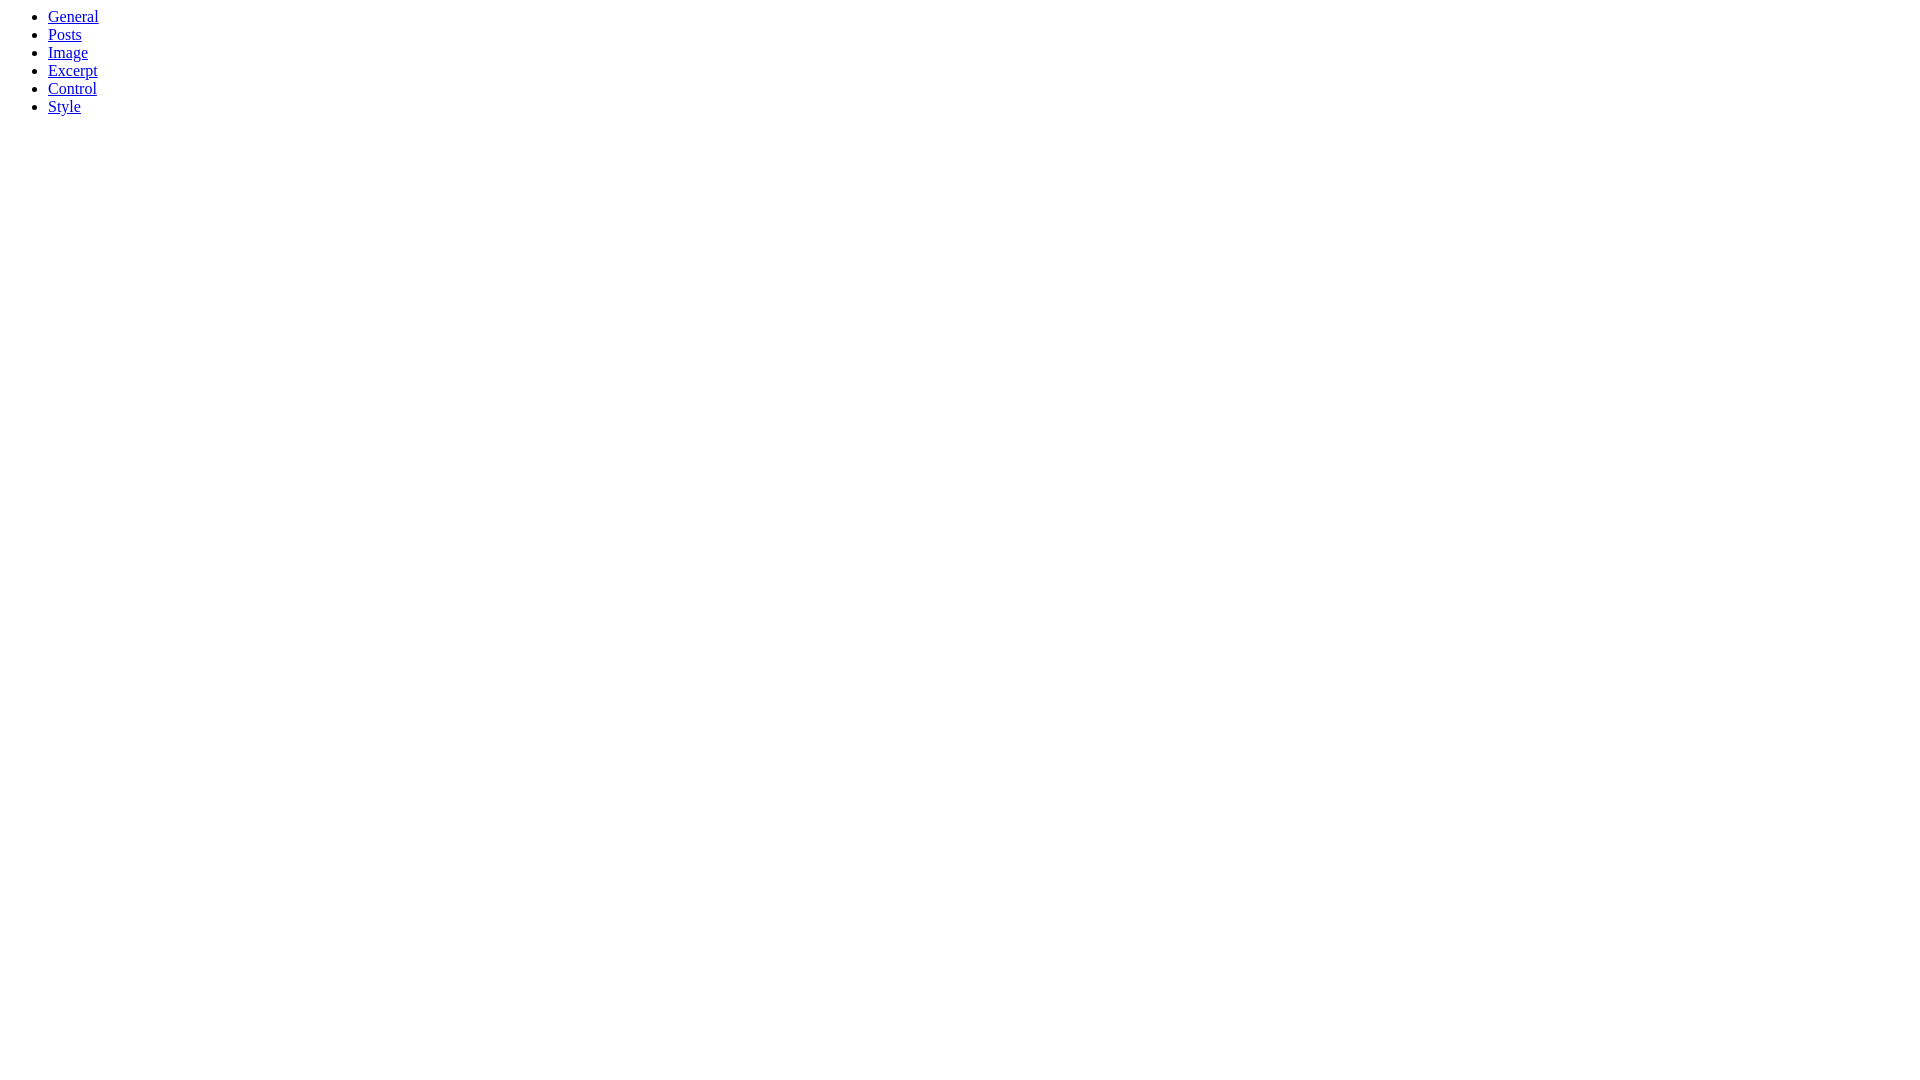  What do you see at coordinates (72, 69) in the screenshot?
I see `'Excerpt'` at bounding box center [72, 69].